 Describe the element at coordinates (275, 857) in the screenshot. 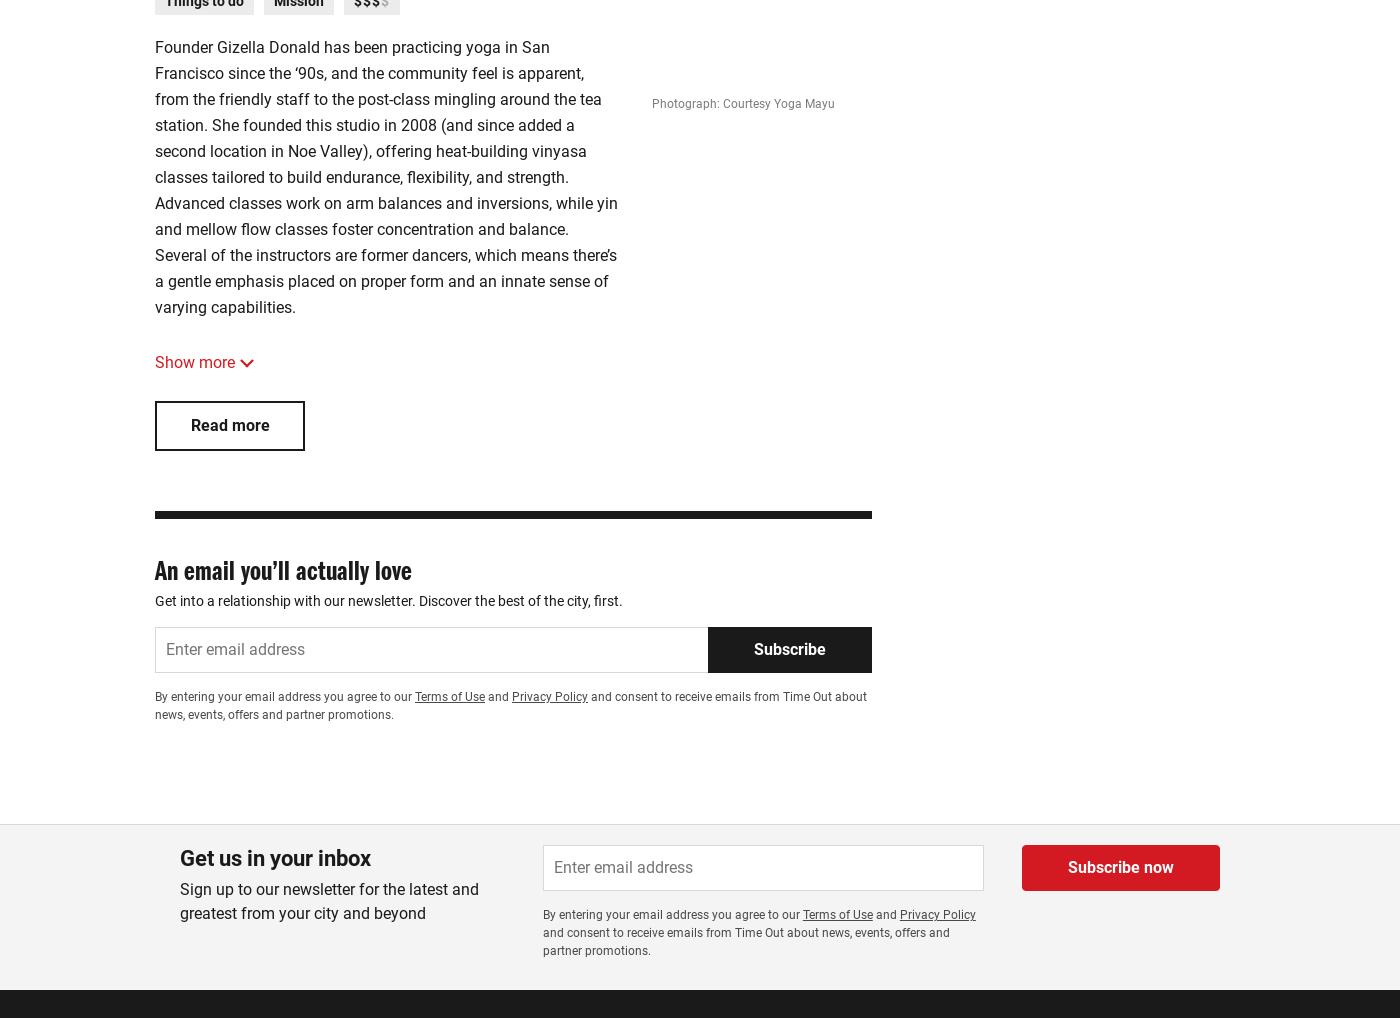

I see `'Get us in your inbox'` at that location.